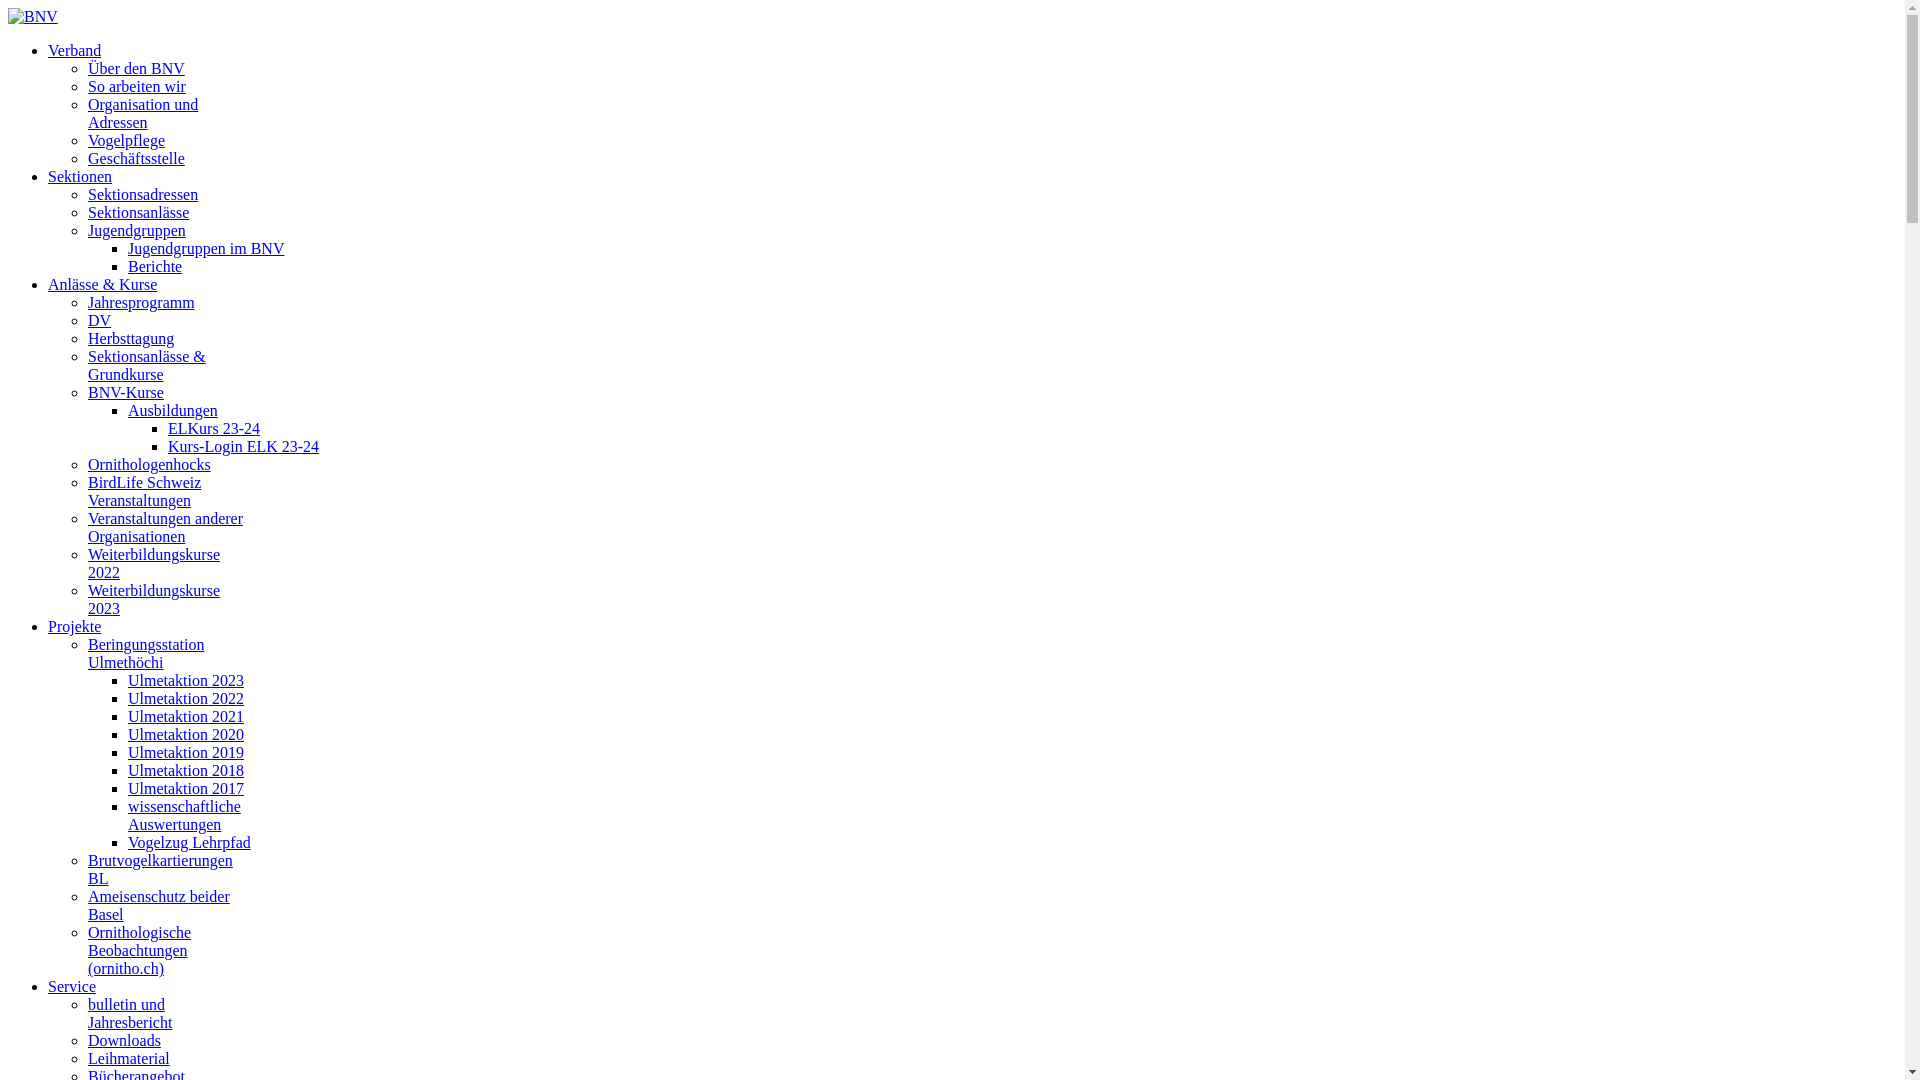 The height and width of the screenshot is (1080, 1920). I want to click on 'Ornithologenhocks', so click(86, 464).